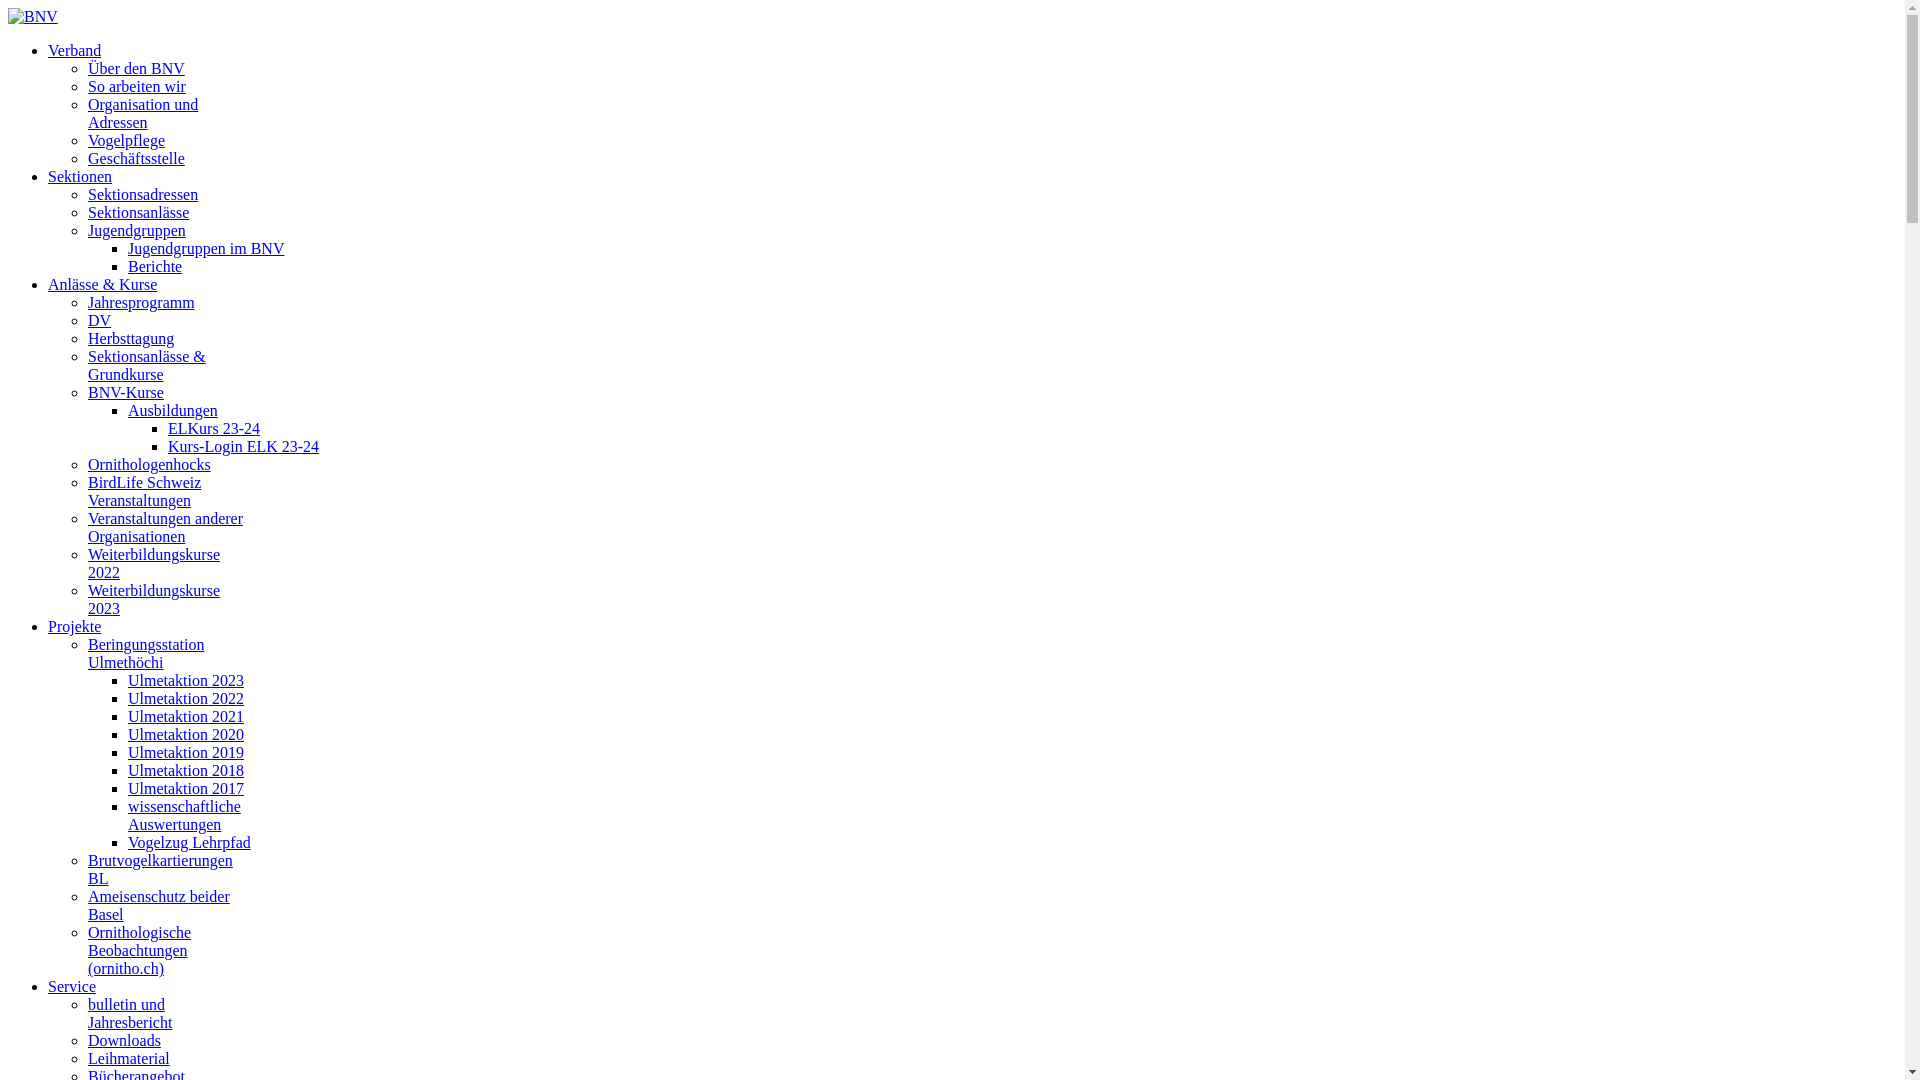 The height and width of the screenshot is (1080, 1920). I want to click on 'Ornithologenhocks', so click(86, 464).